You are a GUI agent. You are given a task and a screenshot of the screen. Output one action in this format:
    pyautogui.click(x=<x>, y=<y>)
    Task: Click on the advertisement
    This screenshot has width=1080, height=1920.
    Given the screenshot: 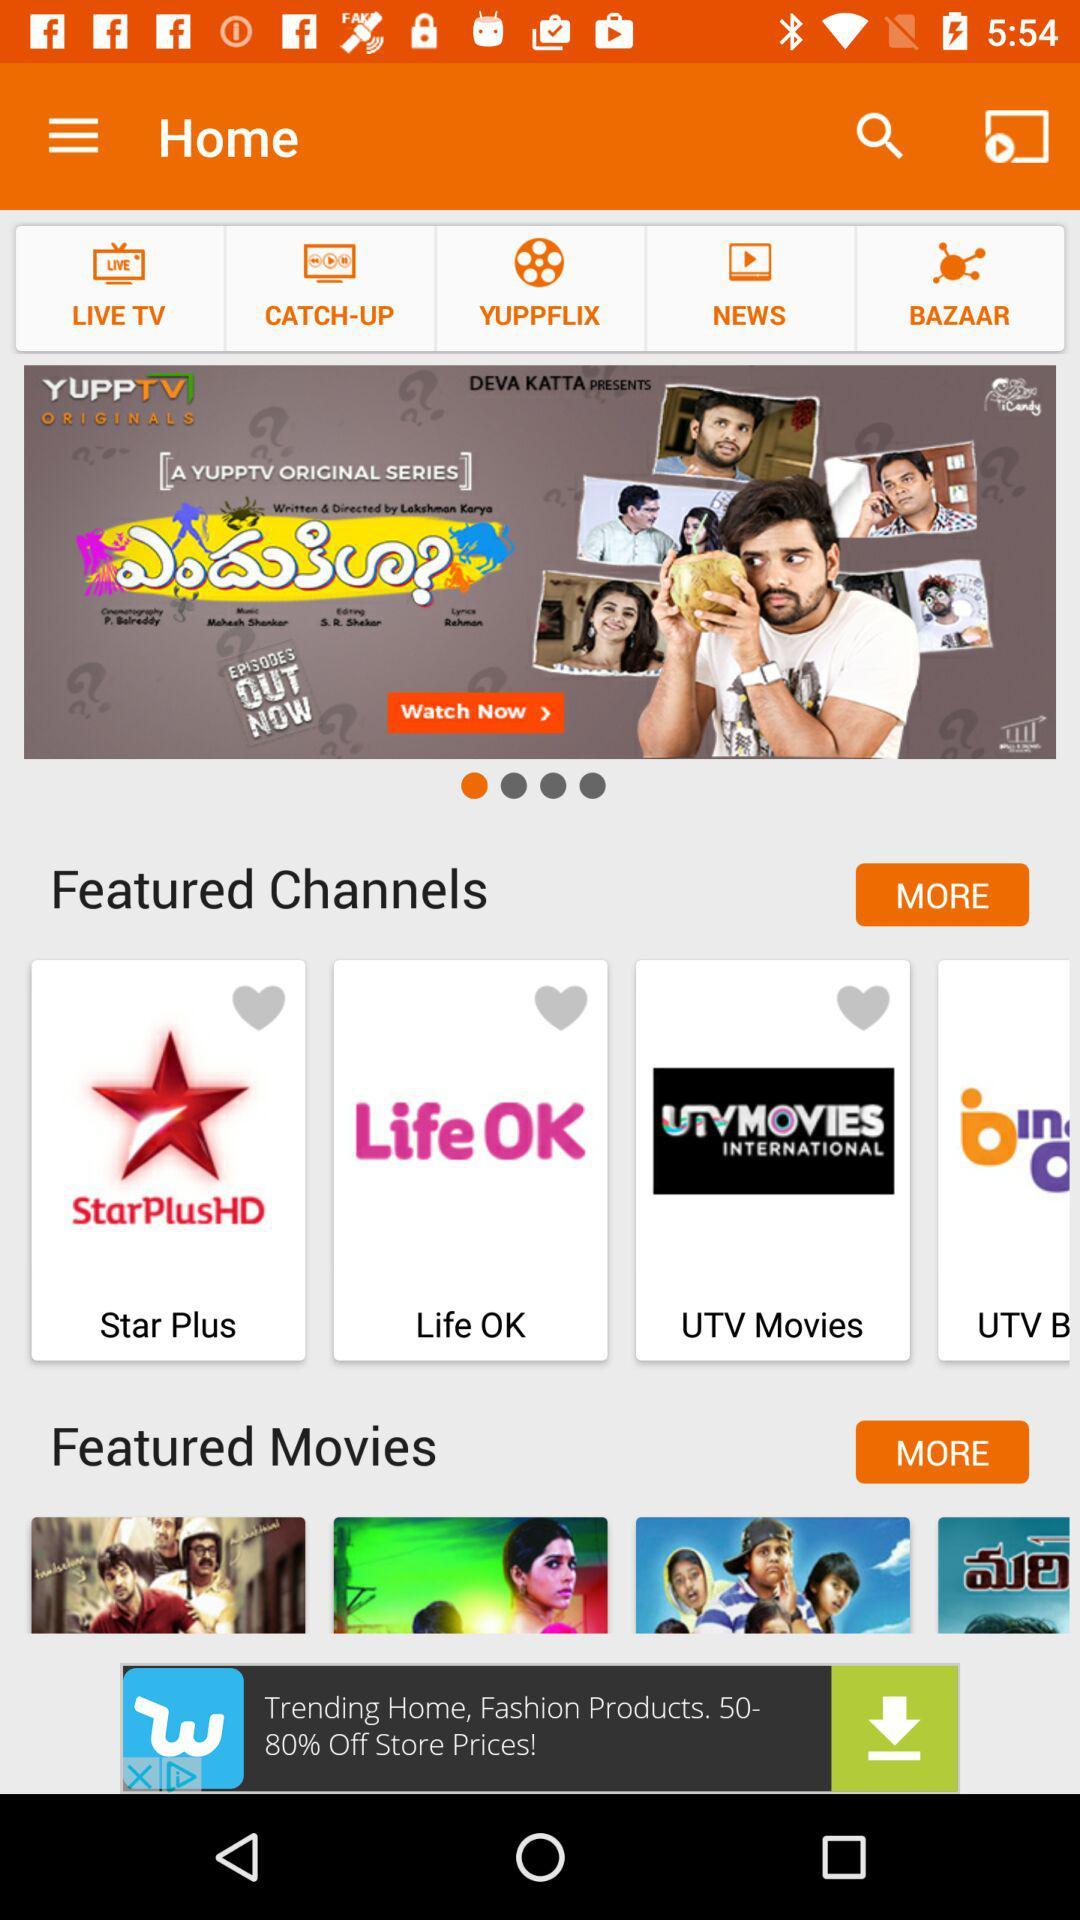 What is the action you would take?
    pyautogui.click(x=540, y=1727)
    